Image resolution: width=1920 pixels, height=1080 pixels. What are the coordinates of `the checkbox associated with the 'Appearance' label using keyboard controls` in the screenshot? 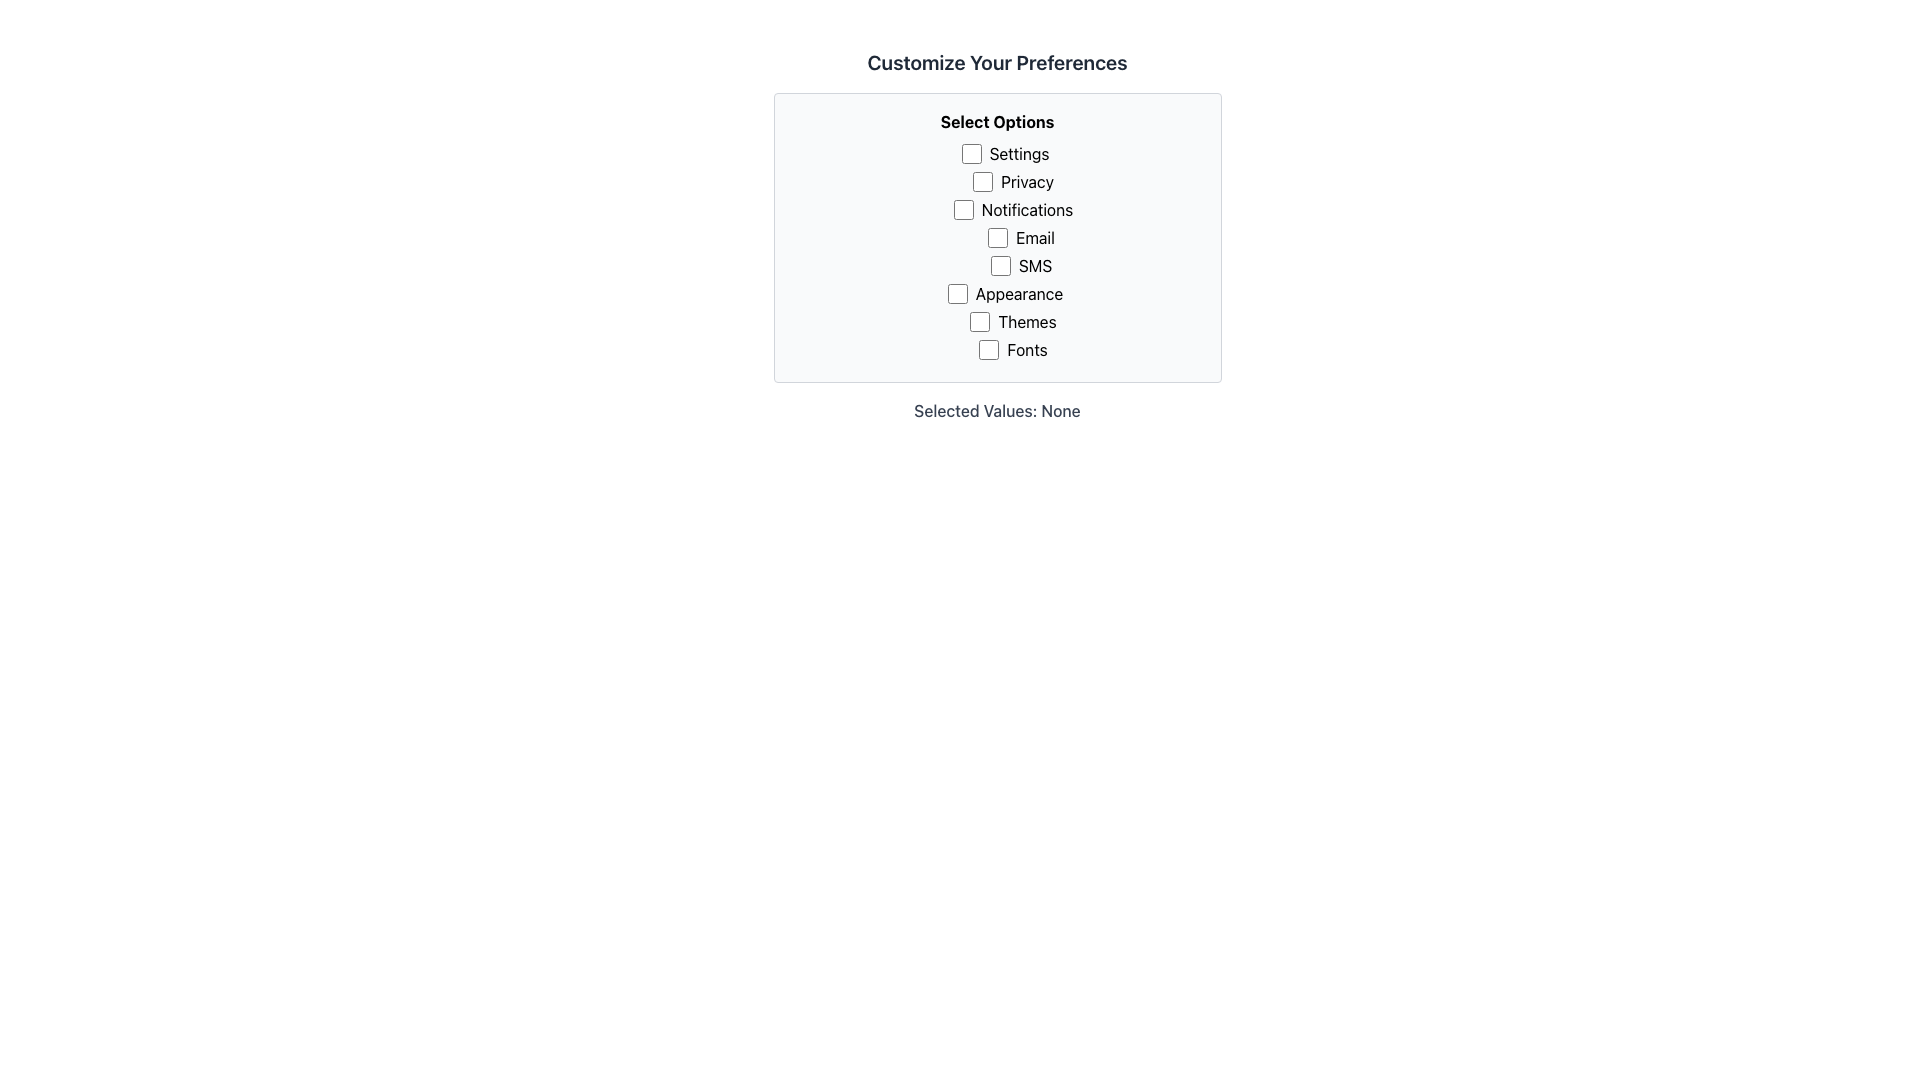 It's located at (956, 293).